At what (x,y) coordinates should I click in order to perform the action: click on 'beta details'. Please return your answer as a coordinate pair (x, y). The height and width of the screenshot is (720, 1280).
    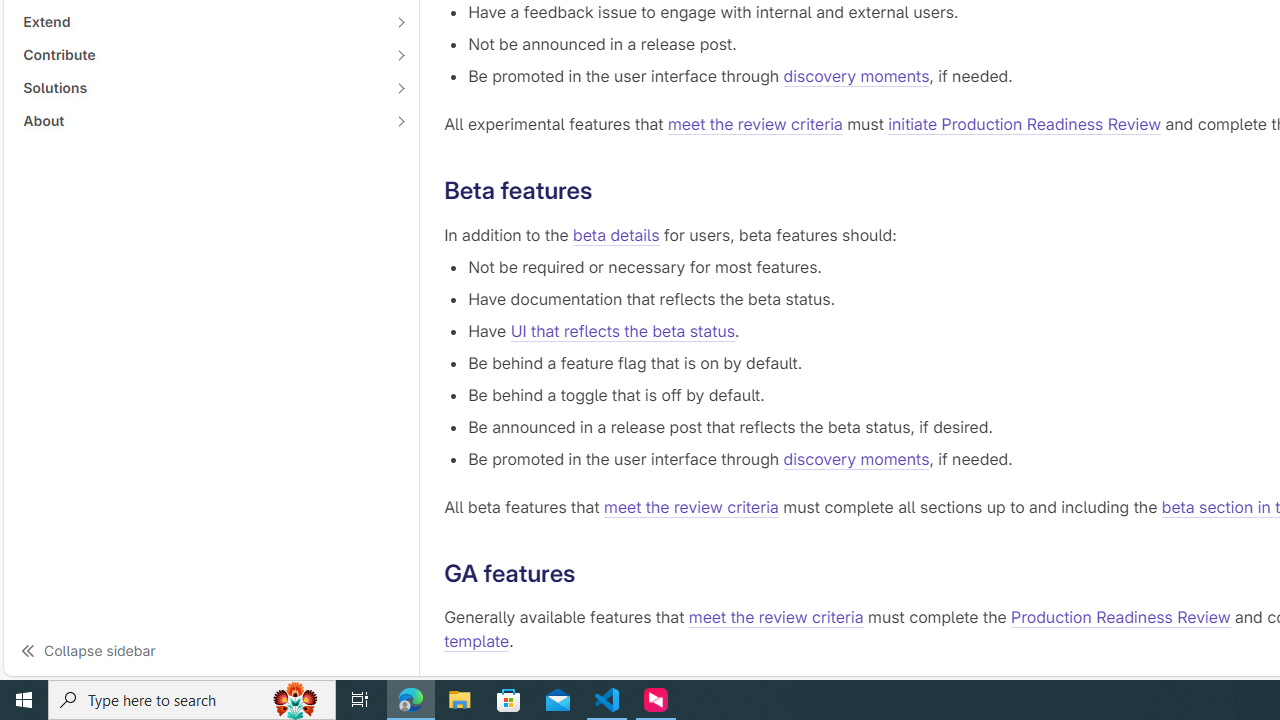
    Looking at the image, I should click on (615, 234).